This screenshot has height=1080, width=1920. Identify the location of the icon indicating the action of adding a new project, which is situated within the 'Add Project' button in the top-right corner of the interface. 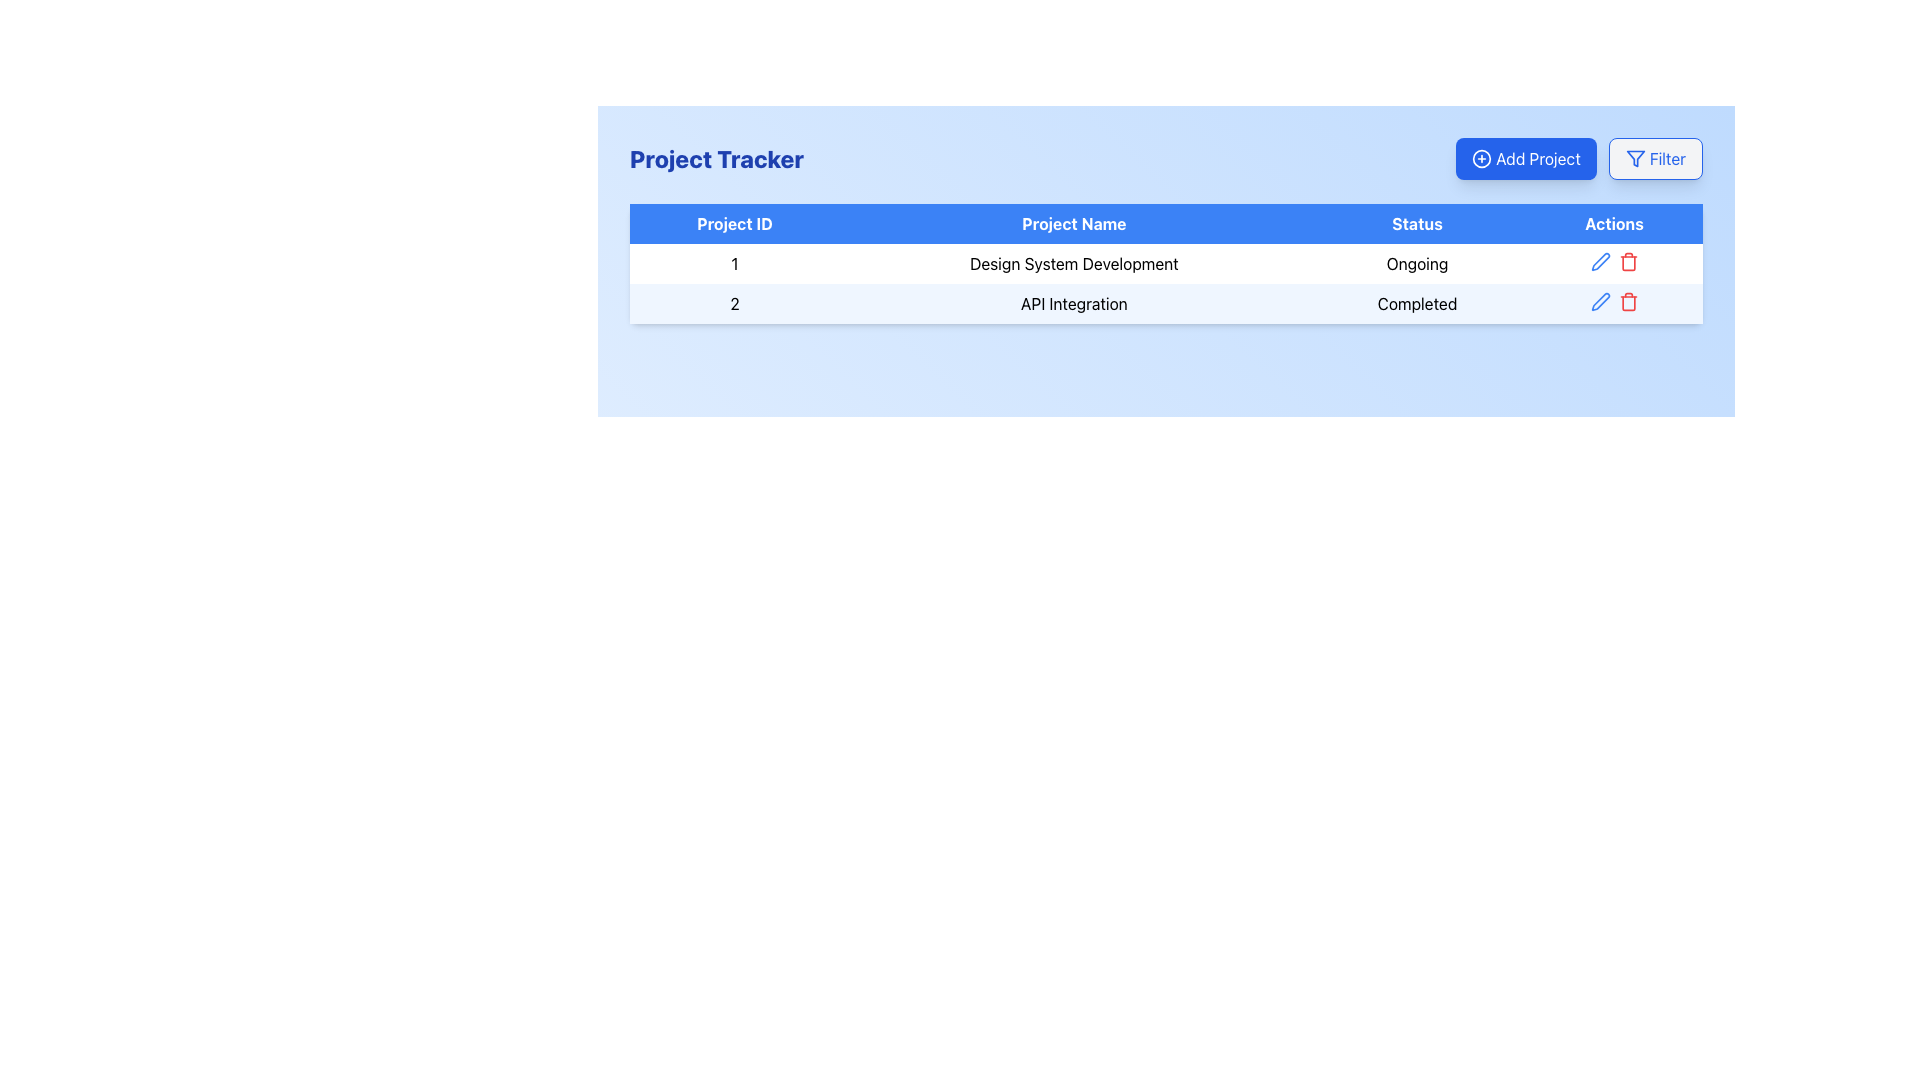
(1482, 157).